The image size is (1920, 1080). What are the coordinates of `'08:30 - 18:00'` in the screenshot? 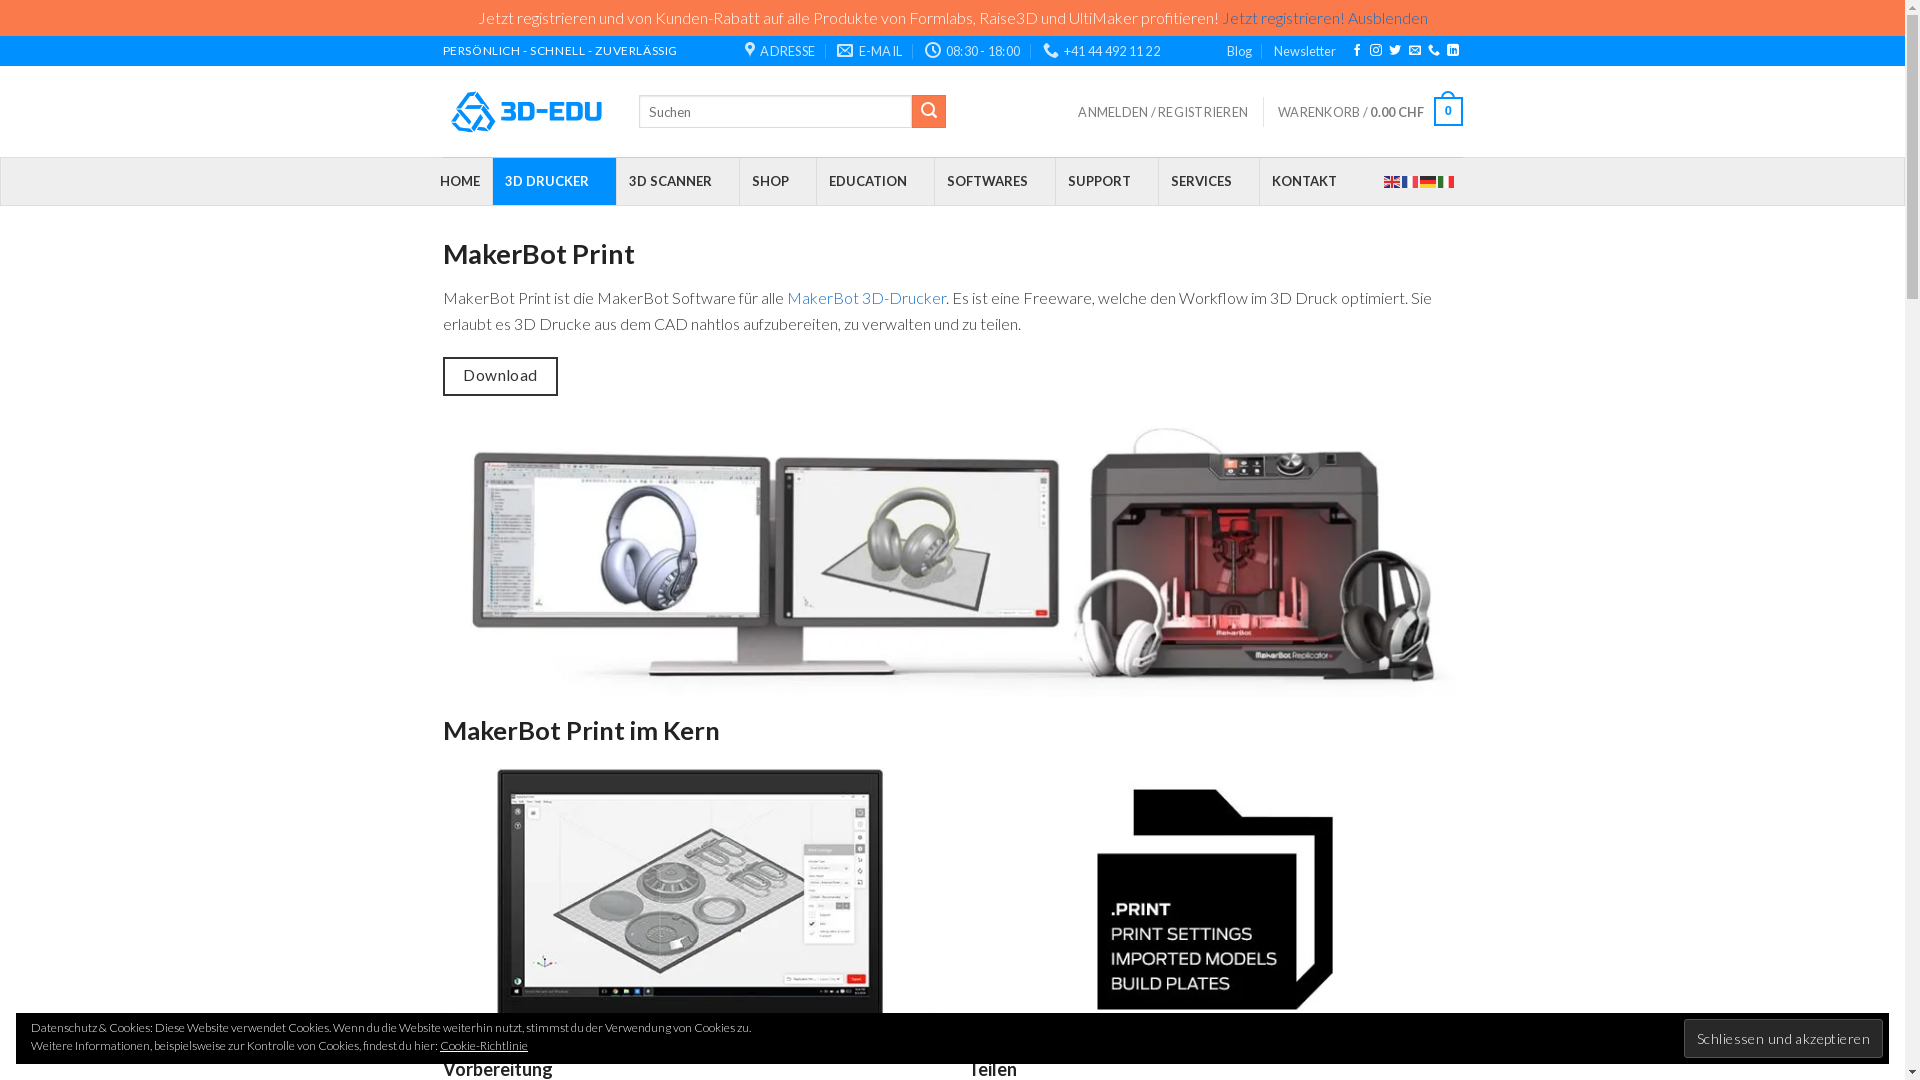 It's located at (924, 49).